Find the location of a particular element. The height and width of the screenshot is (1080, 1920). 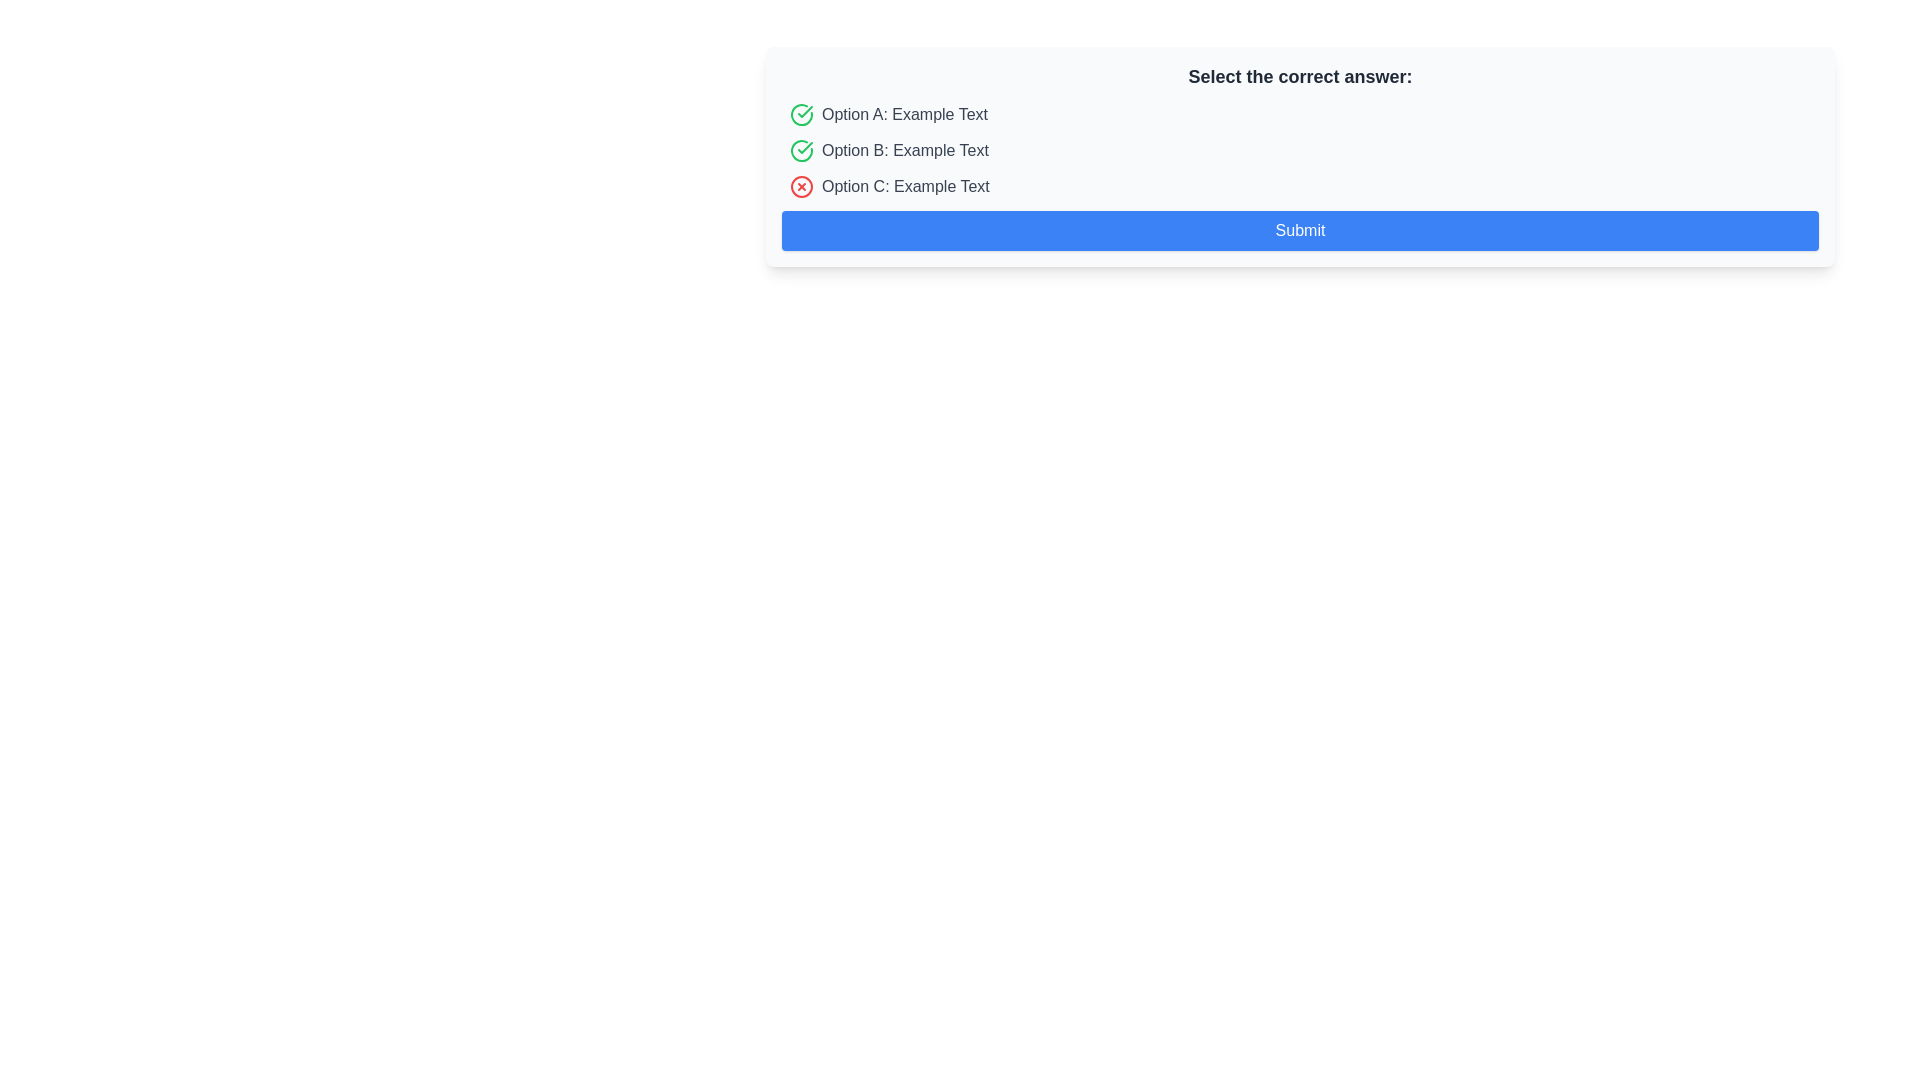

instruction displayed in the text label that says 'Select the correct answer:', which is bold and visually emphasized as a header above the quiz options is located at coordinates (1300, 76).